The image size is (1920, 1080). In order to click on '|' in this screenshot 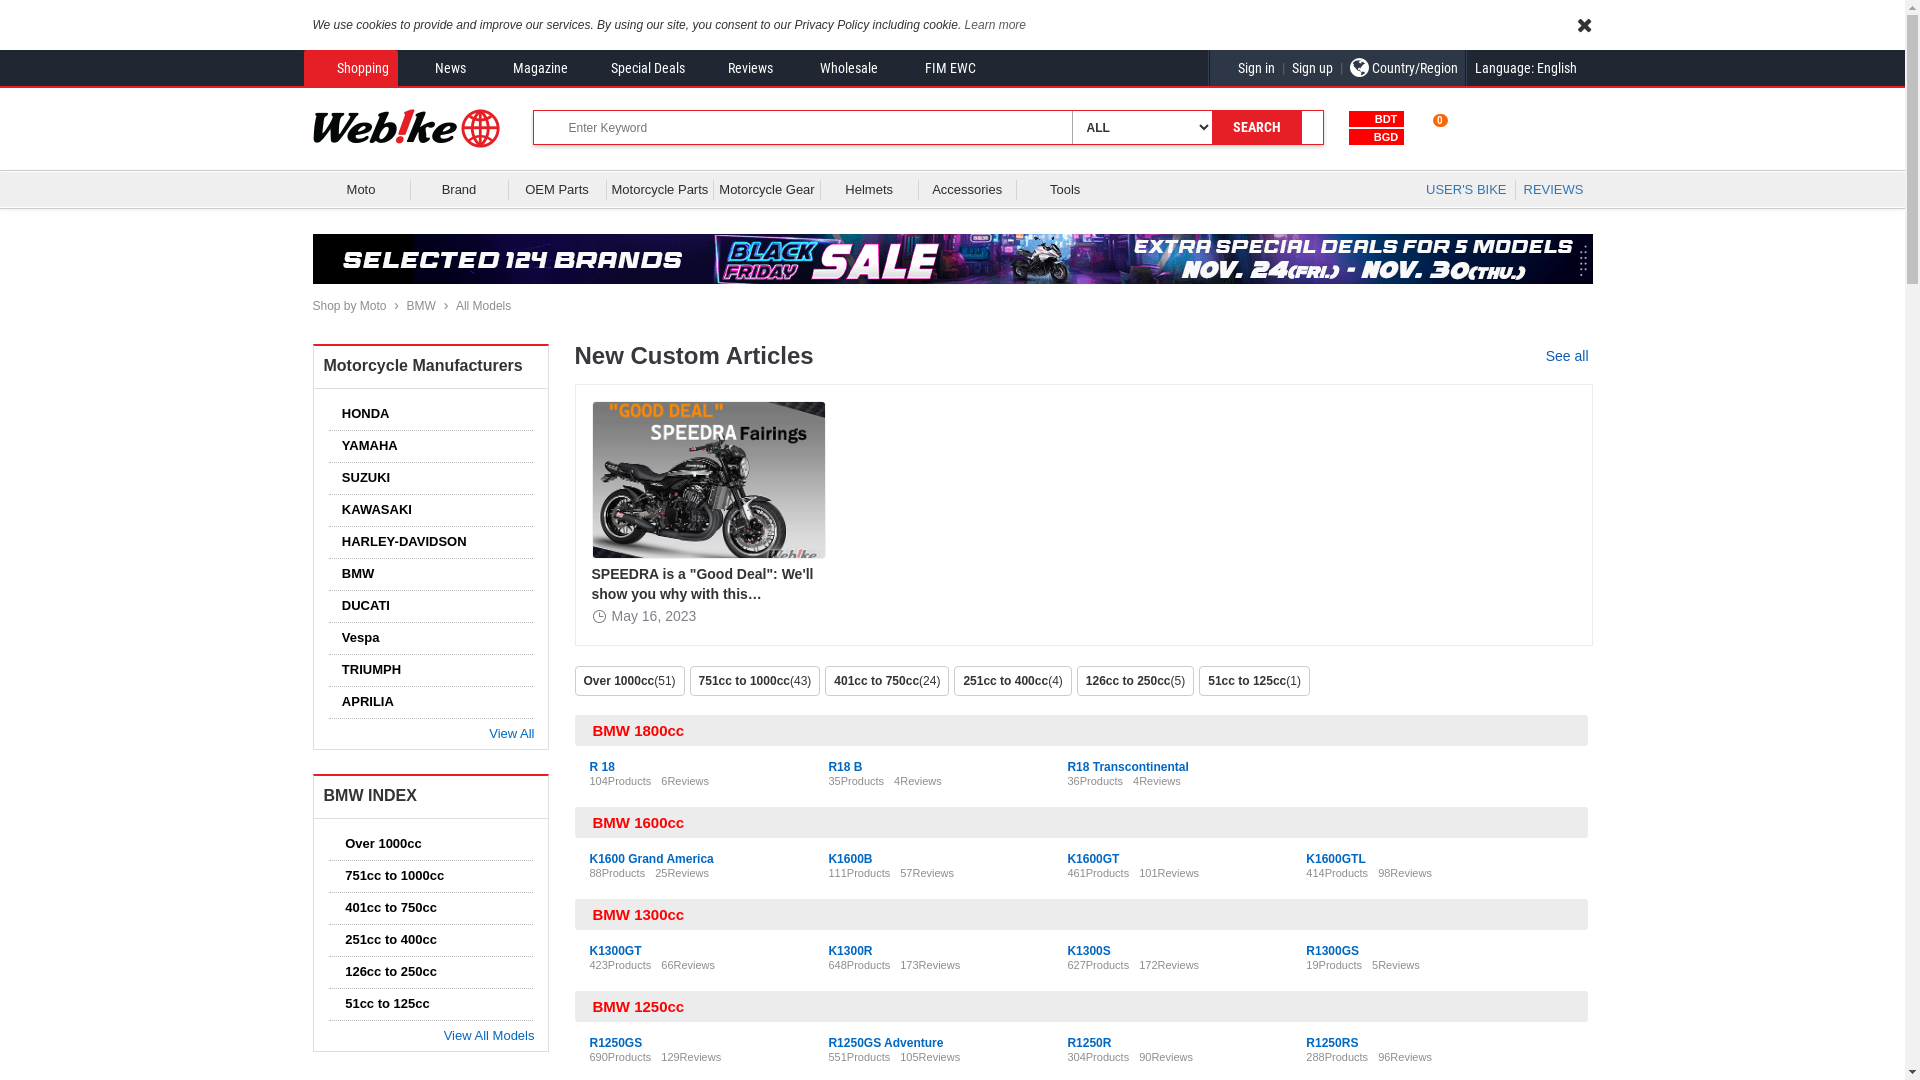, I will do `click(1283, 67)`.